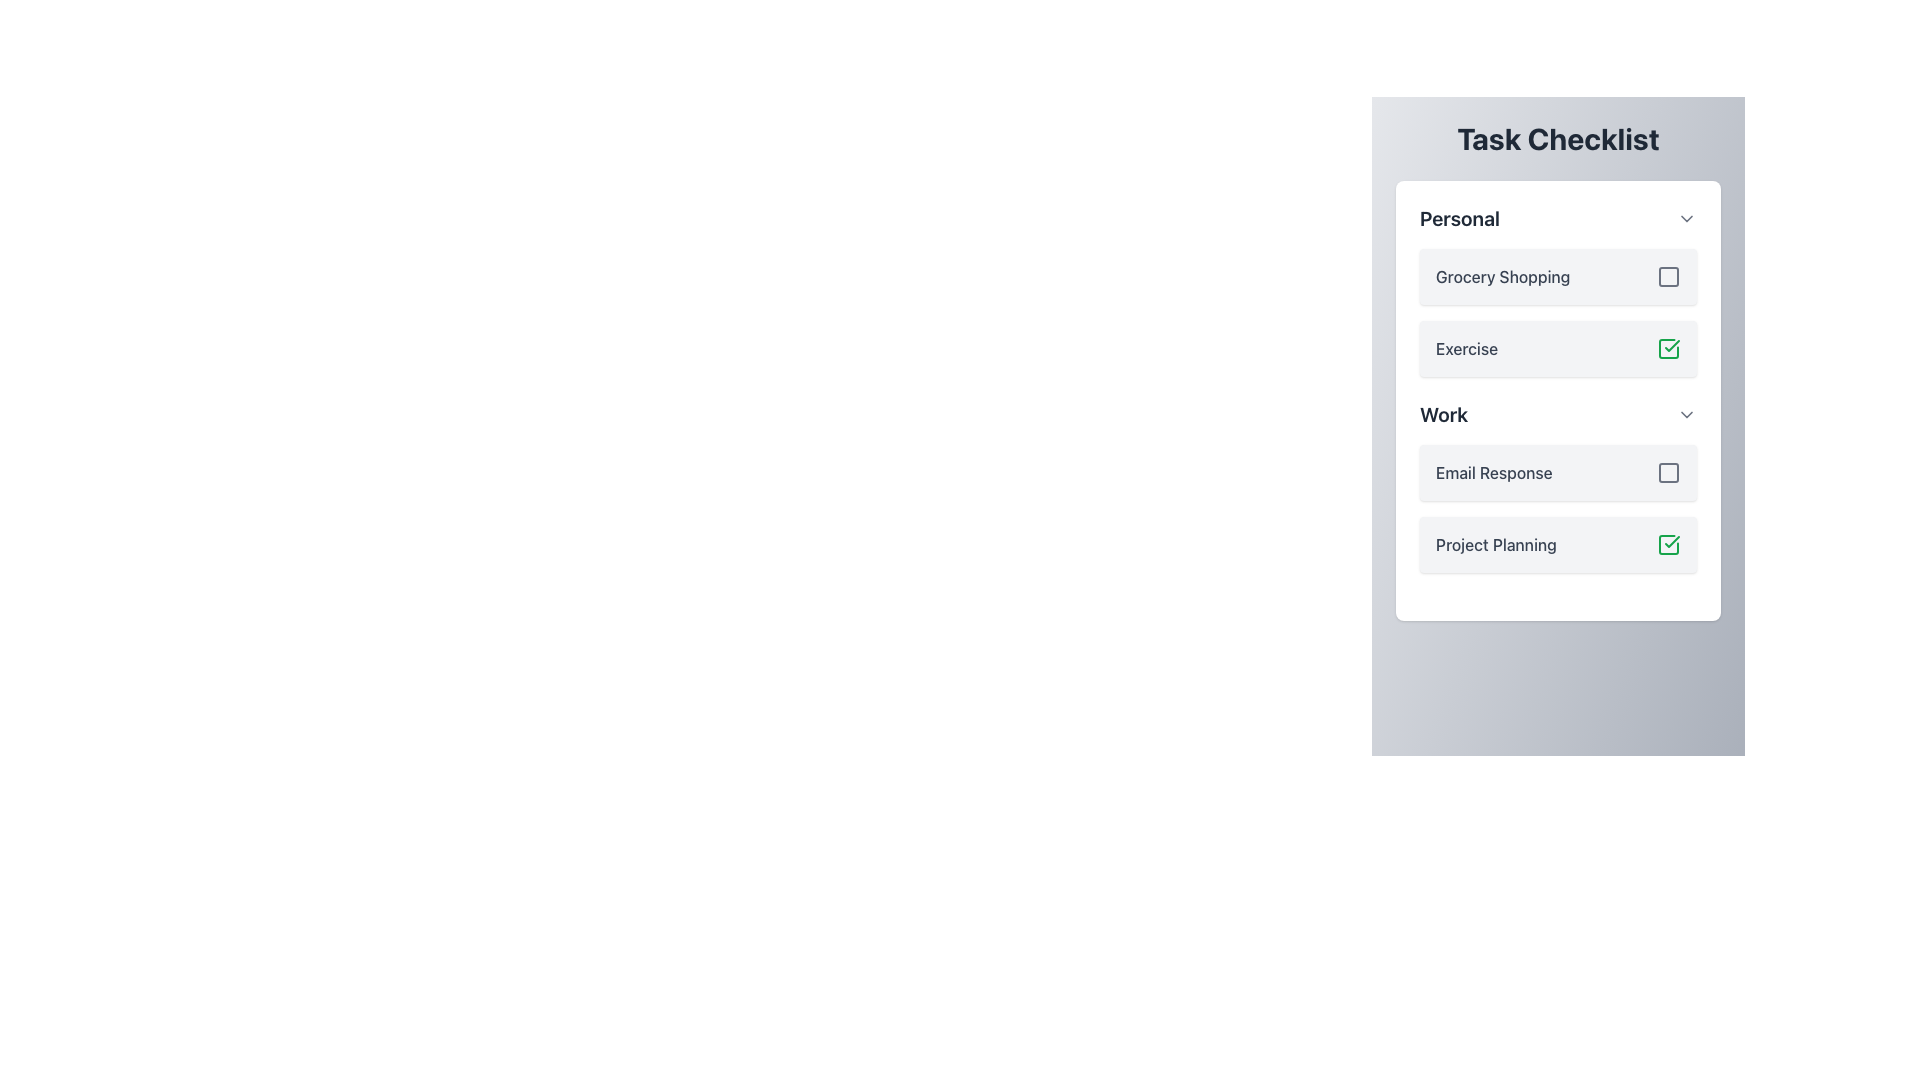 The width and height of the screenshot is (1920, 1080). Describe the element at coordinates (1557, 486) in the screenshot. I see `the 'Email Response' checklist item` at that location.